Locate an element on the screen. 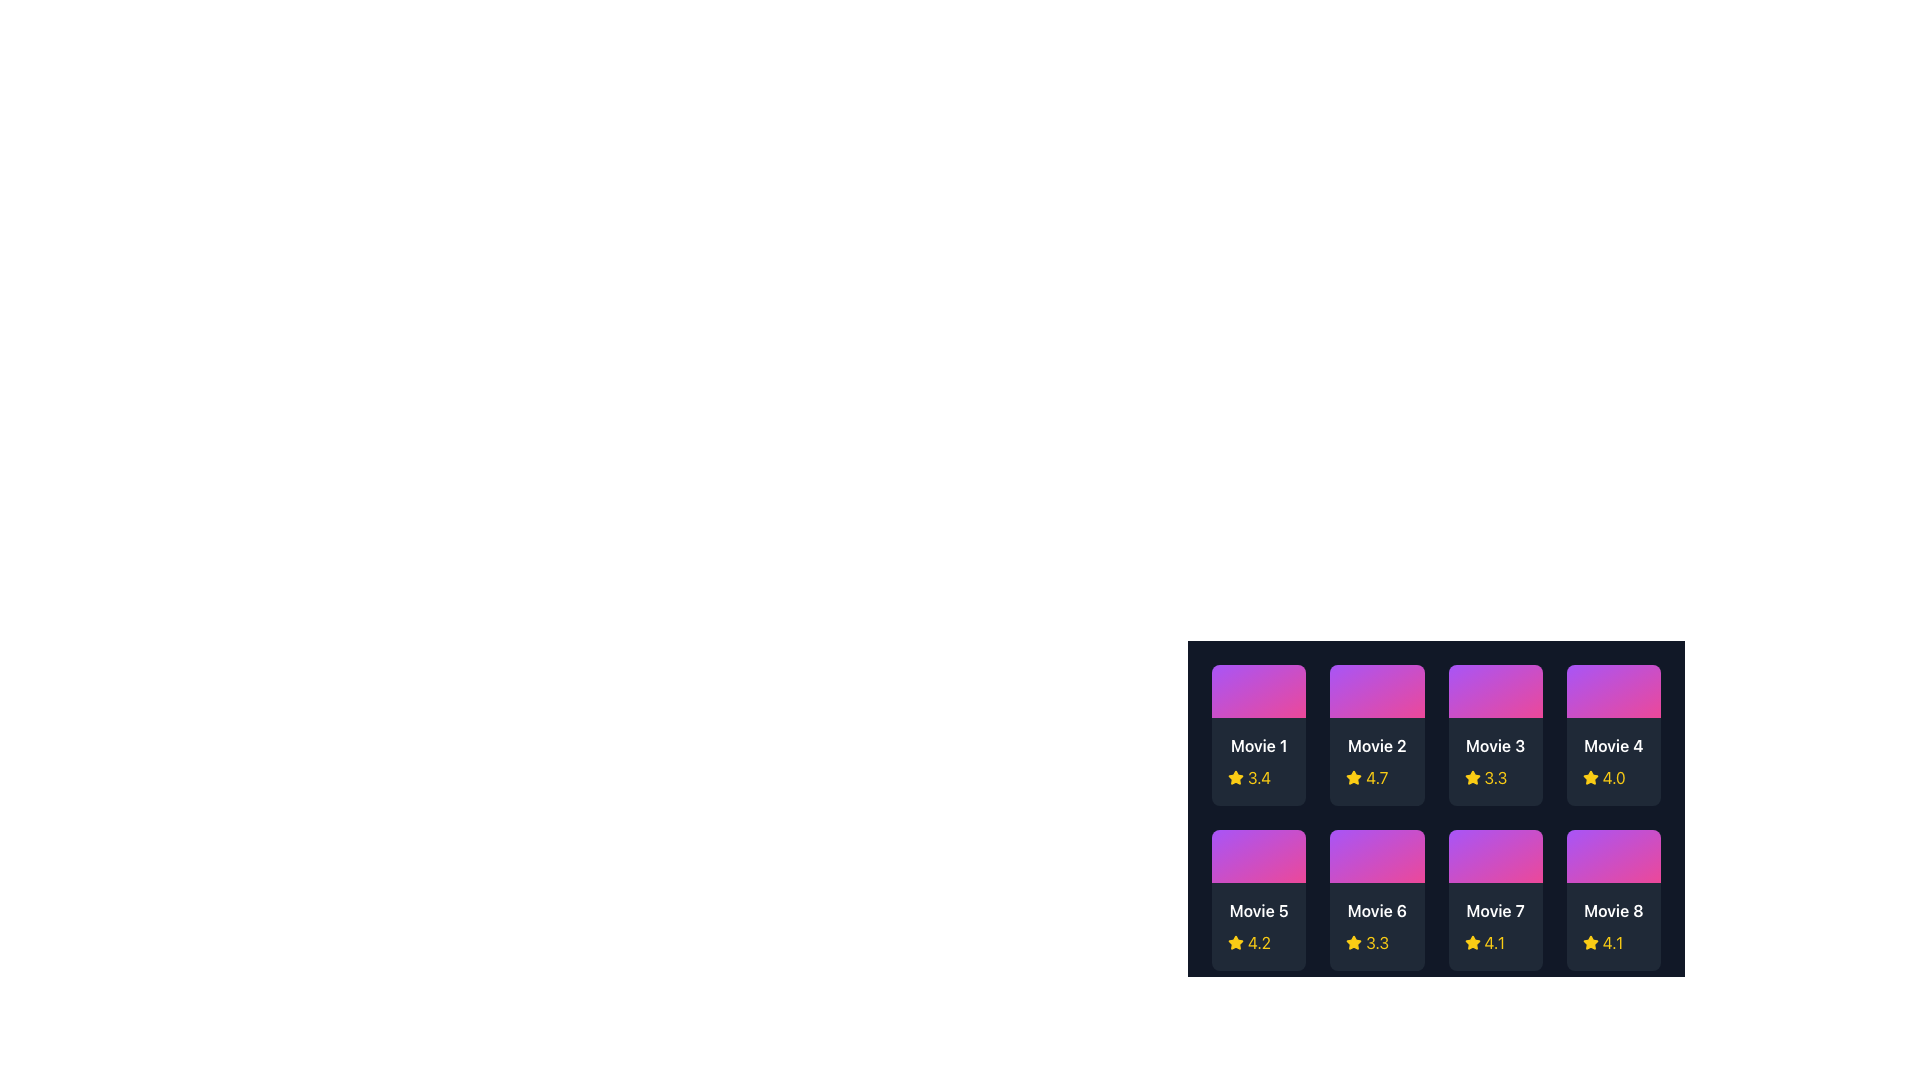 The image size is (1920, 1080). displayed rating value from the text label located under 'Movie 1', to the right of the yellow star icon is located at coordinates (1258, 777).